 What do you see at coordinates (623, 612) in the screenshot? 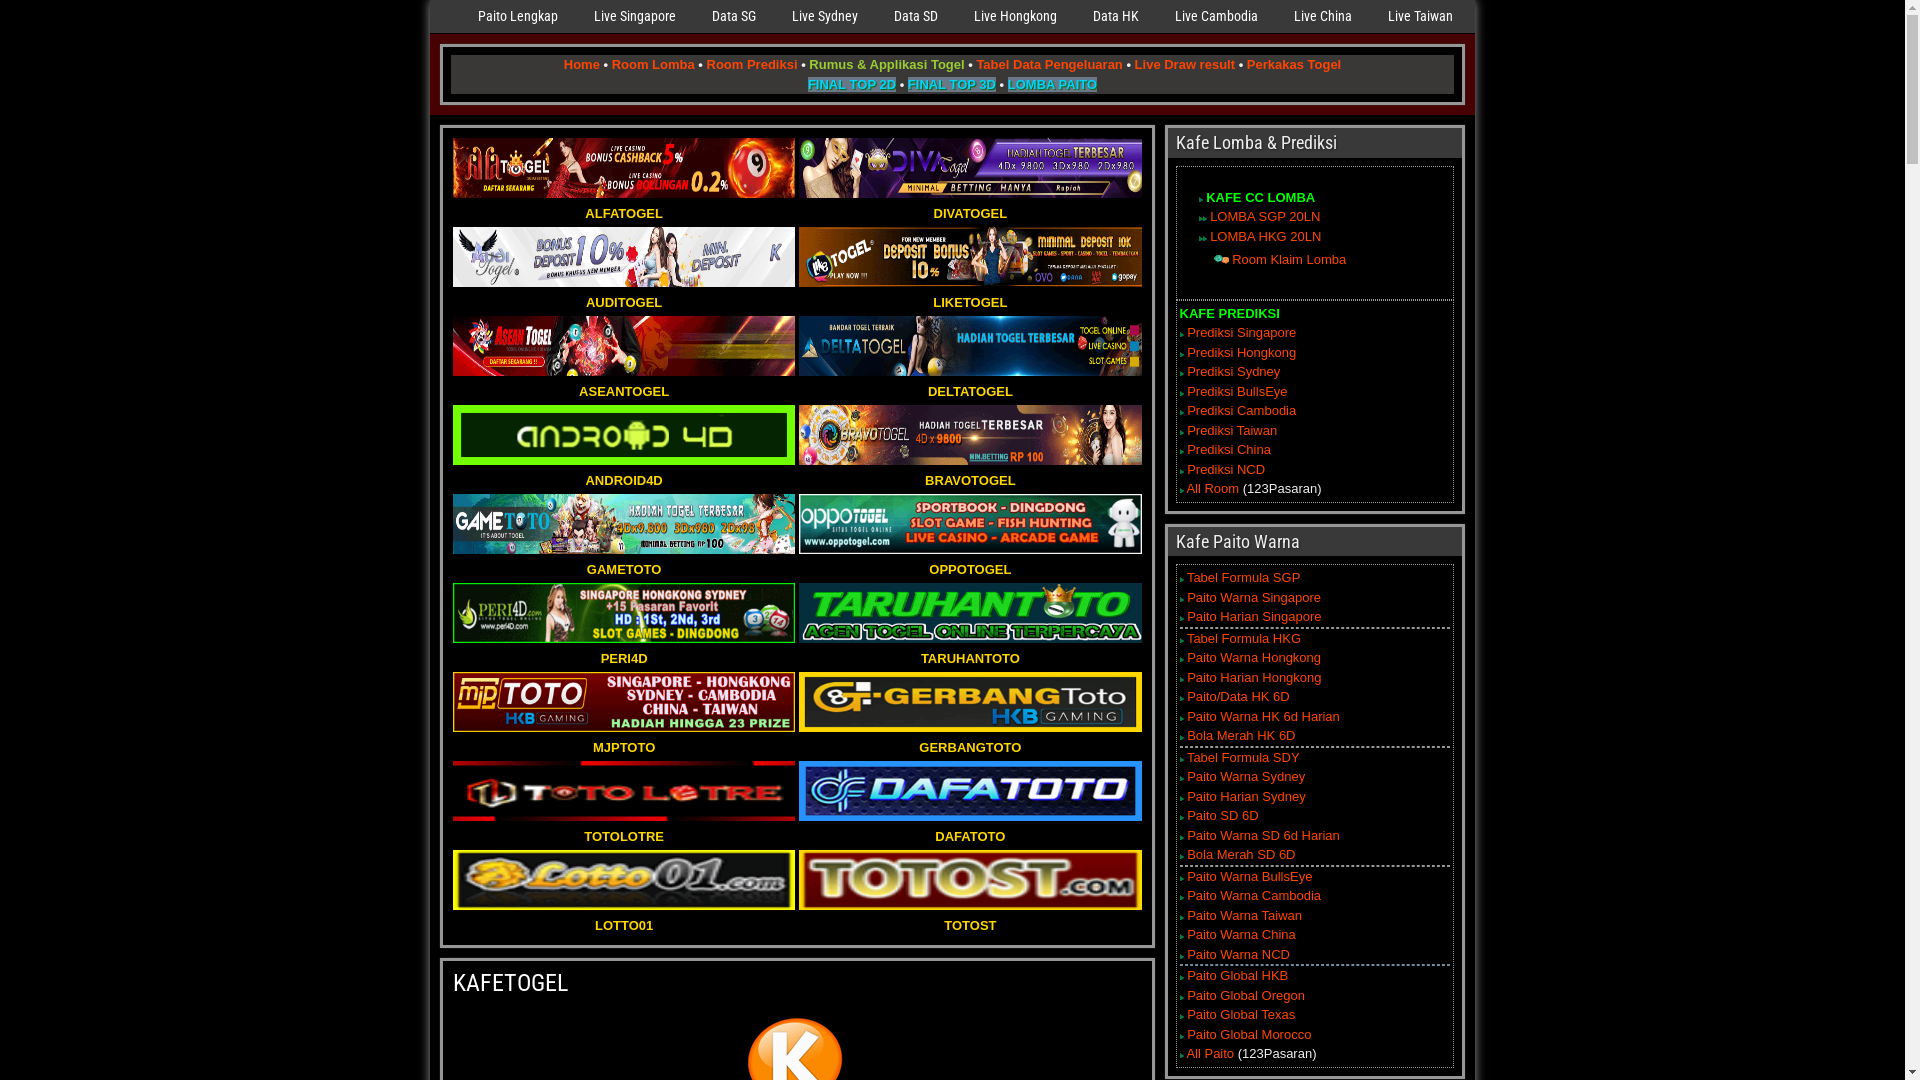
I see `'Bandar Judi Online Terpercaya peri4d'` at bounding box center [623, 612].